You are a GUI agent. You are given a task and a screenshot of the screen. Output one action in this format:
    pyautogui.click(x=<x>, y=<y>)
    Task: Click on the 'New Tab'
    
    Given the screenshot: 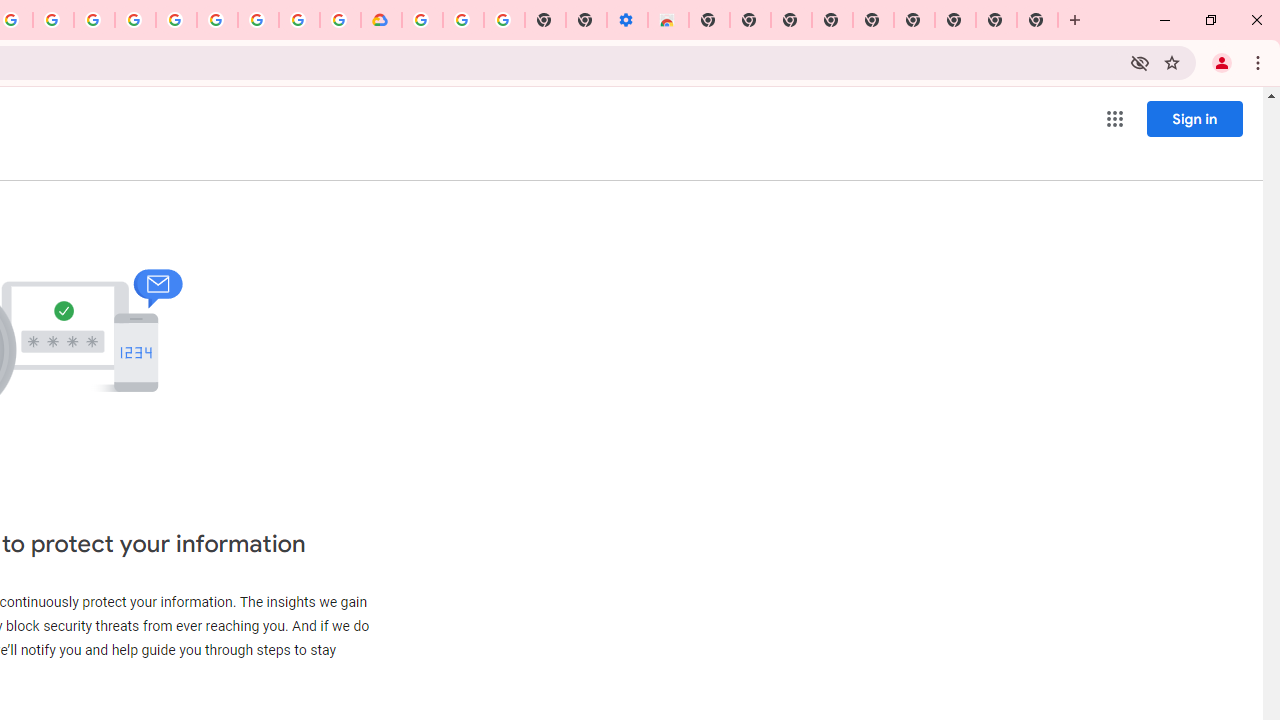 What is the action you would take?
    pyautogui.click(x=1038, y=20)
    